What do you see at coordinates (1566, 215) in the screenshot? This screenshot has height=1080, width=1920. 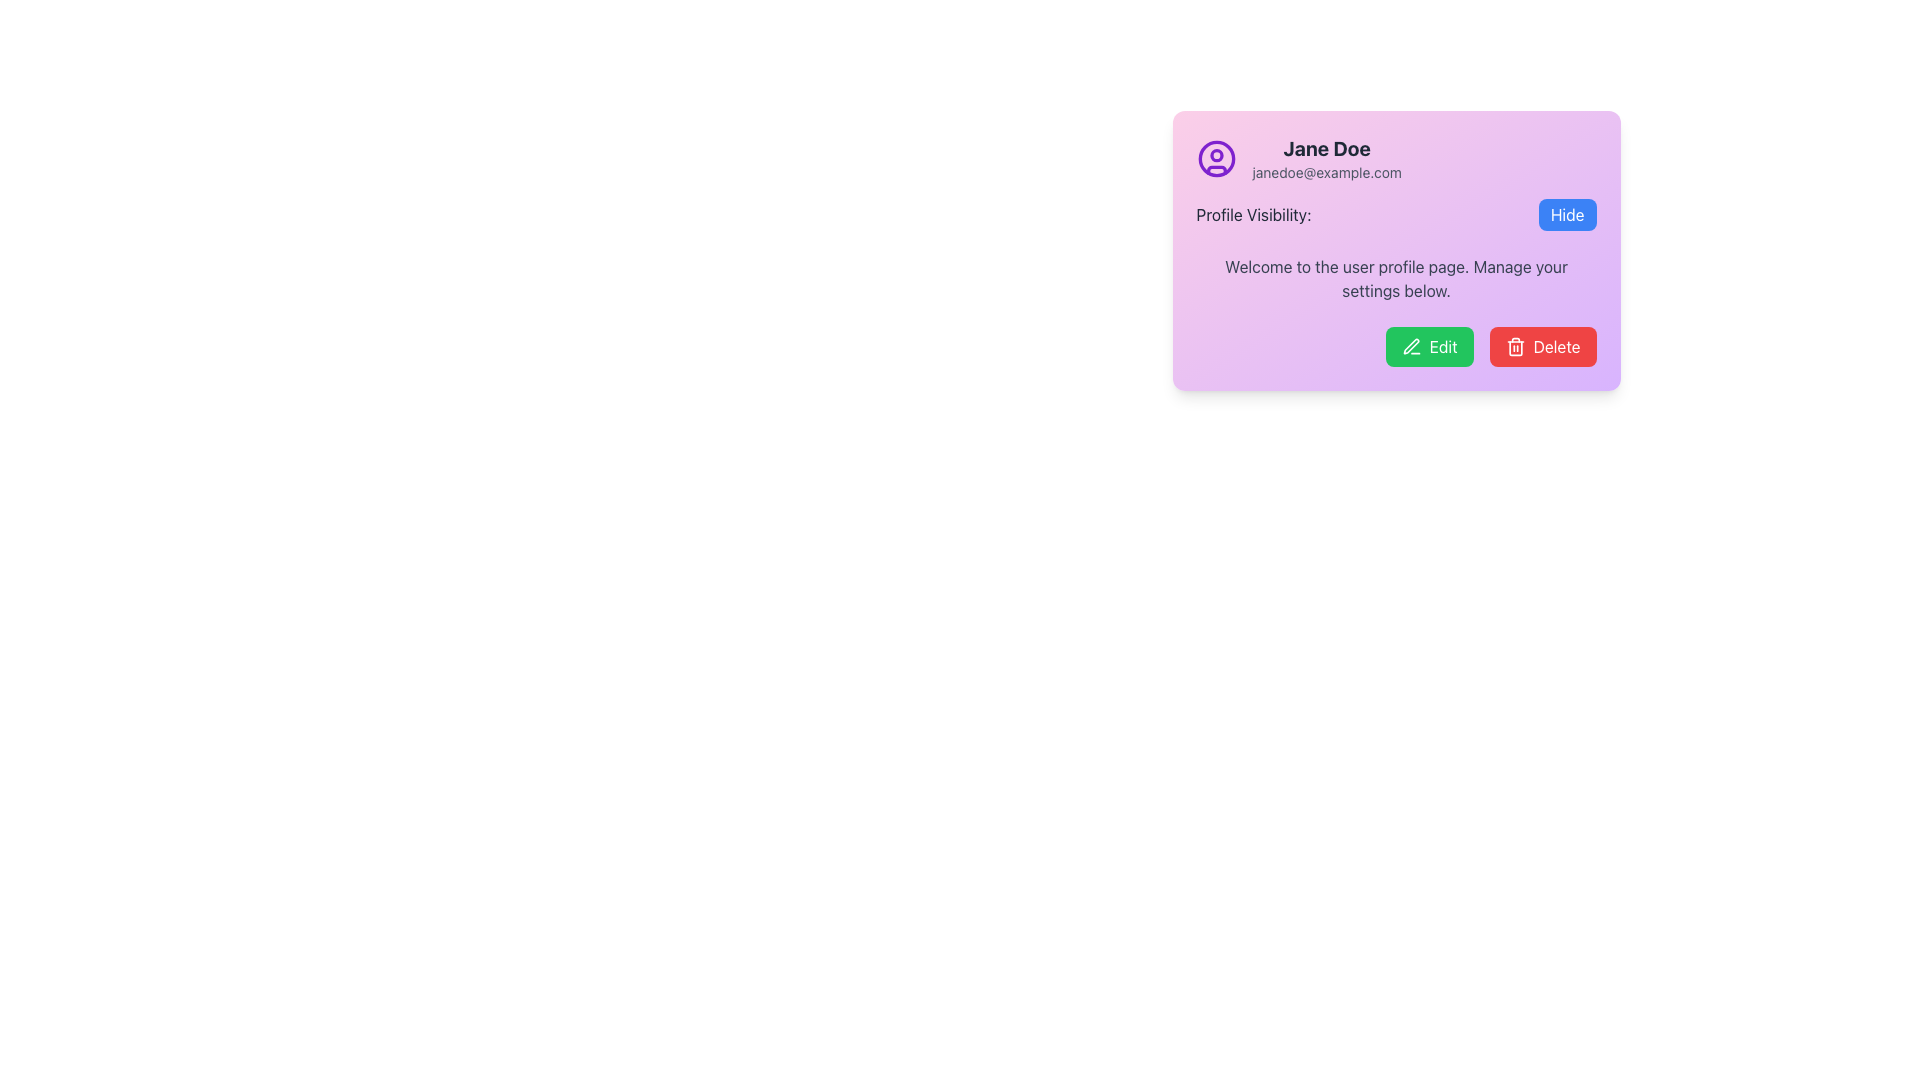 I see `the button` at bounding box center [1566, 215].